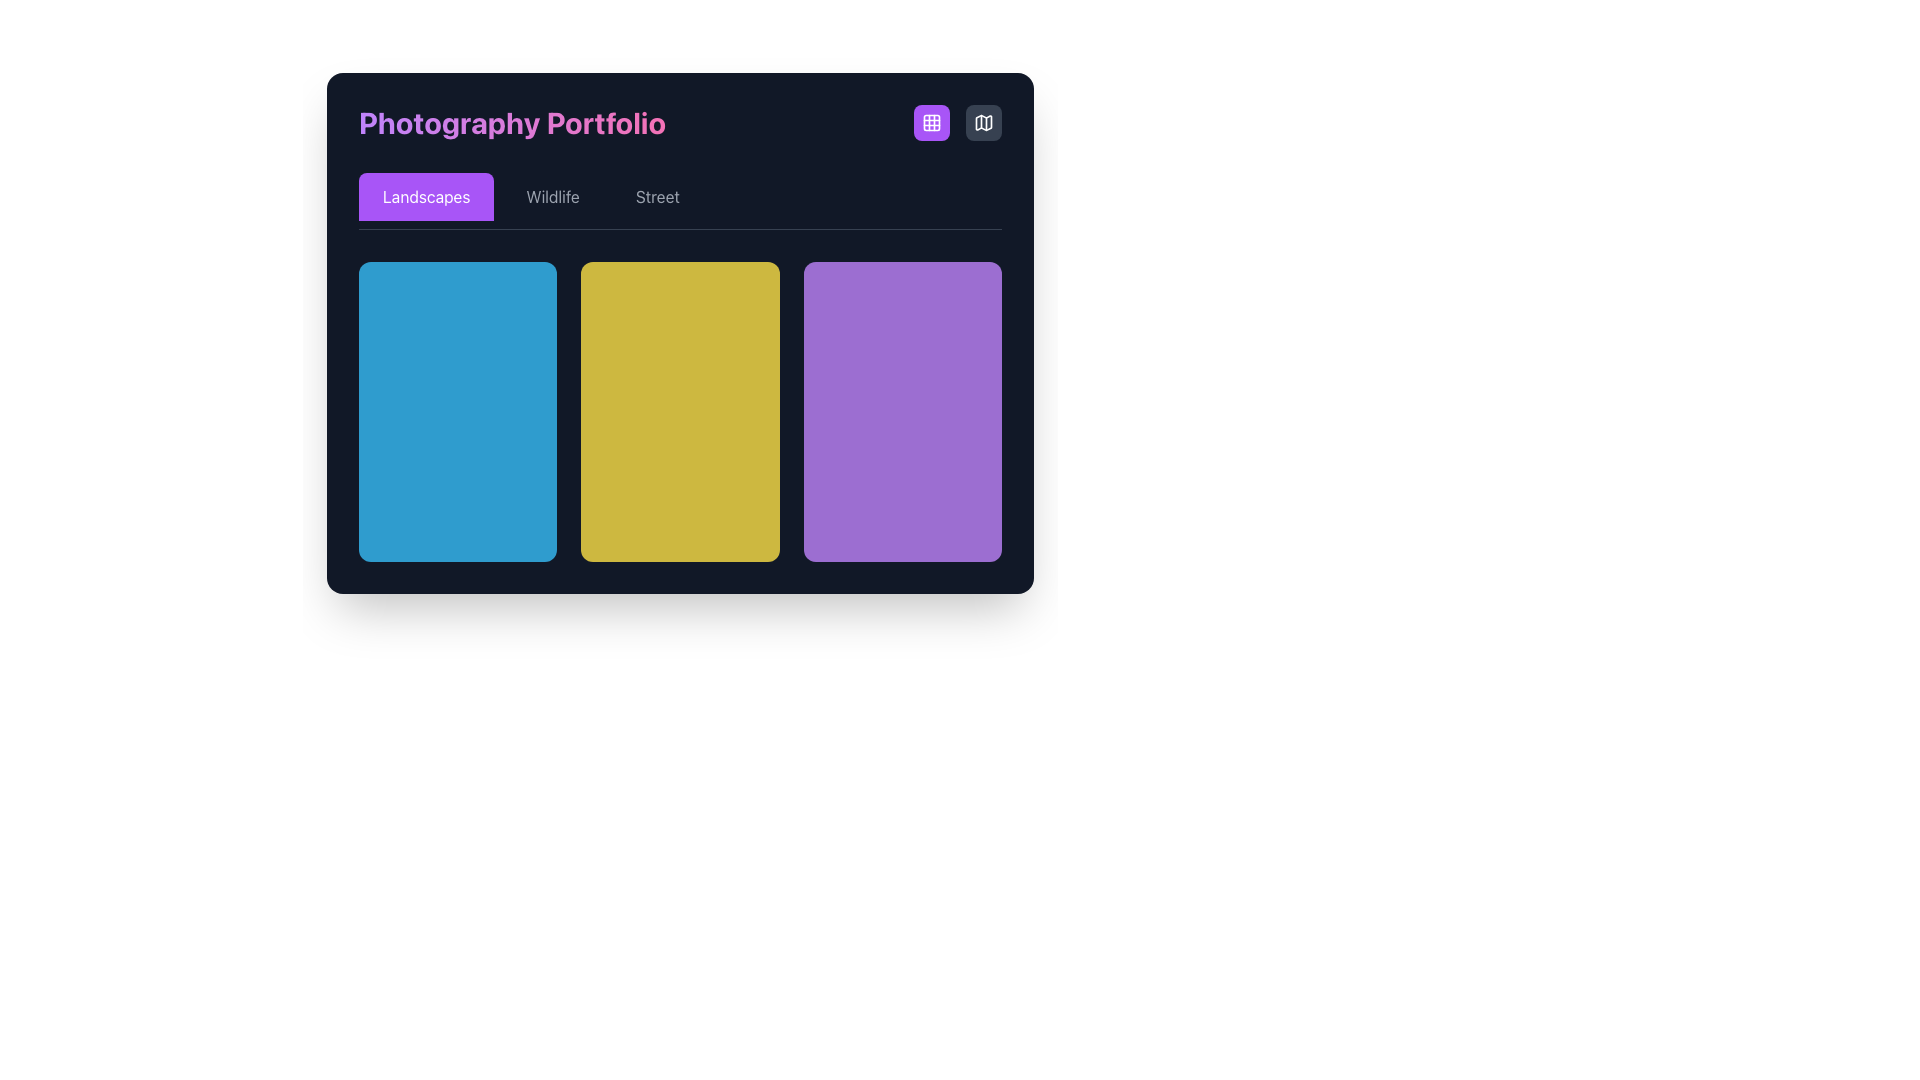  I want to click on the Navigation tab group containing the options 'Landscapes', 'Wildlife', and 'Street', so click(680, 201).